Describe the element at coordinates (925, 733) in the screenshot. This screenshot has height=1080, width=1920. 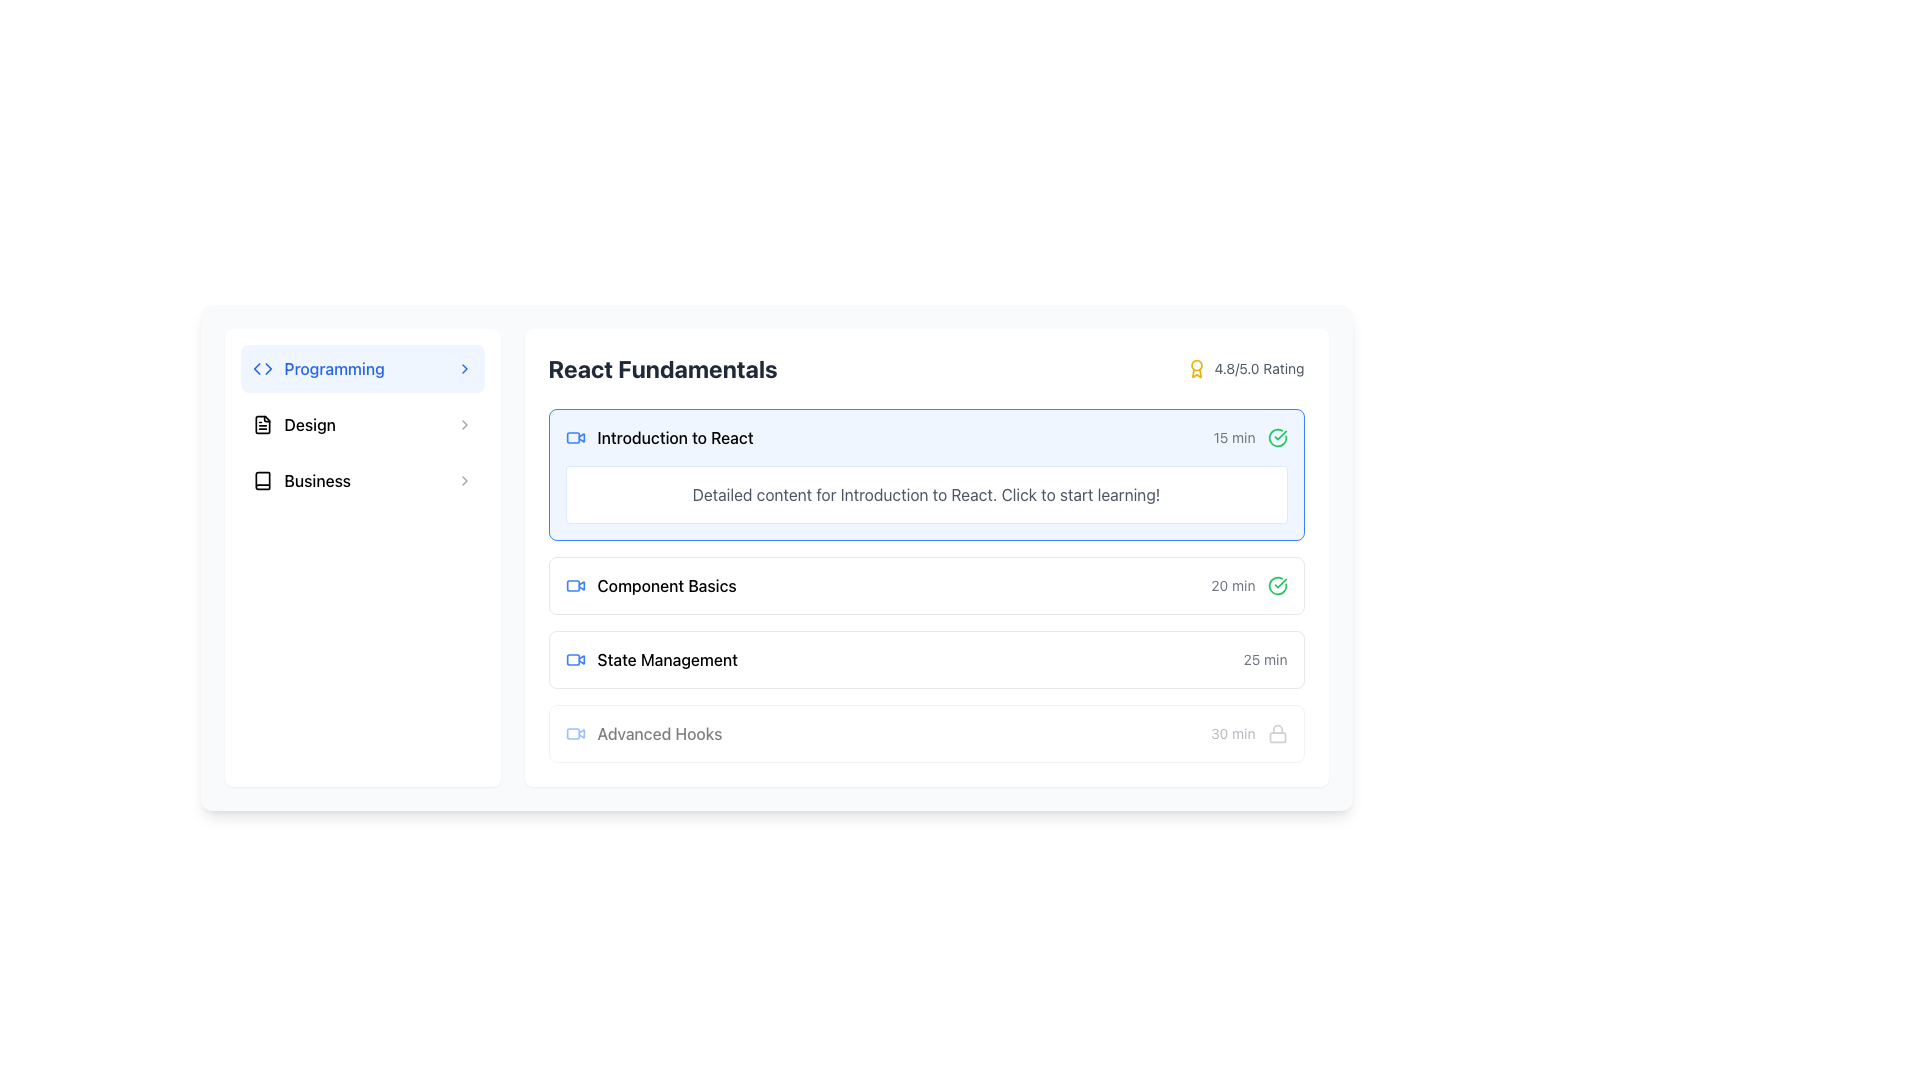
I see `lock state of the 'Advanced Hooks' card, which is the fourth item in the 'React Fundamentals' vertical list, featuring a title next to a video camera icon and a lock icon next to the duration text` at that location.